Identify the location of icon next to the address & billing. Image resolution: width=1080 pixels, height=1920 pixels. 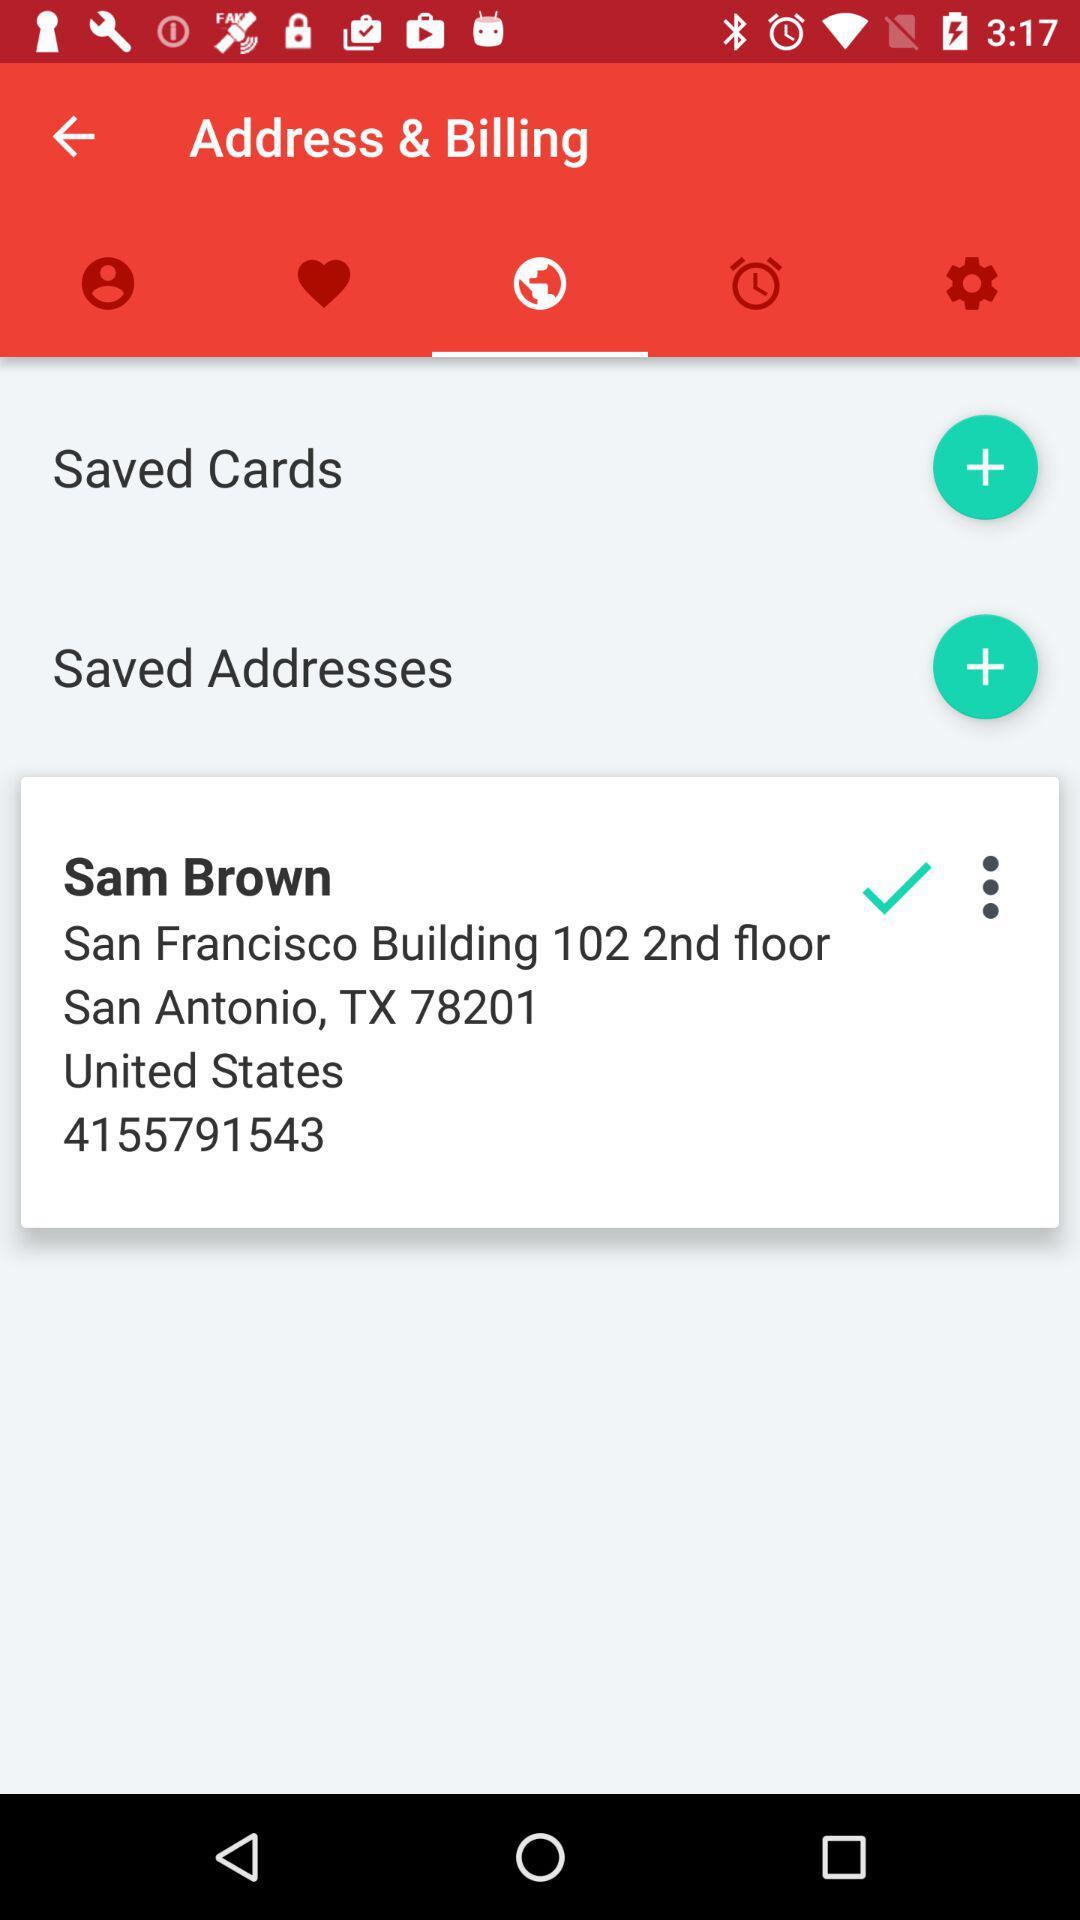
(72, 135).